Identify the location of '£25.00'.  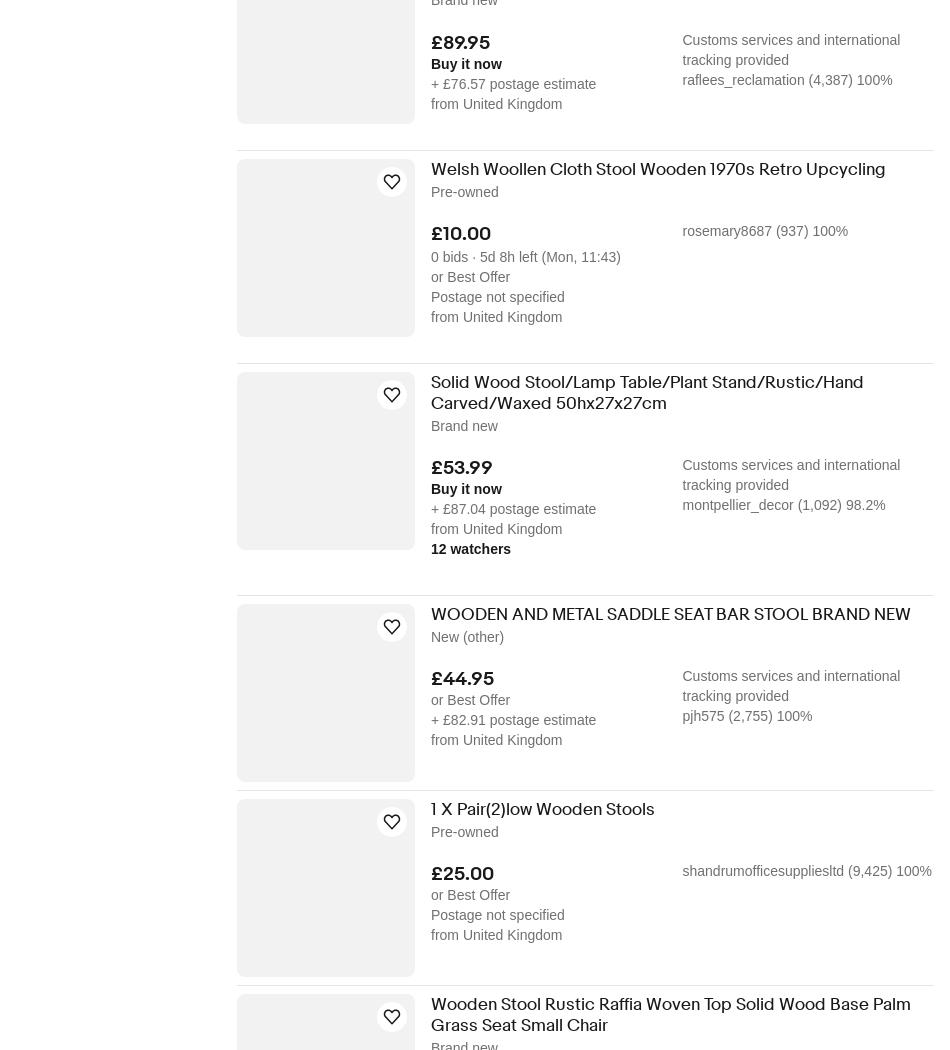
(461, 873).